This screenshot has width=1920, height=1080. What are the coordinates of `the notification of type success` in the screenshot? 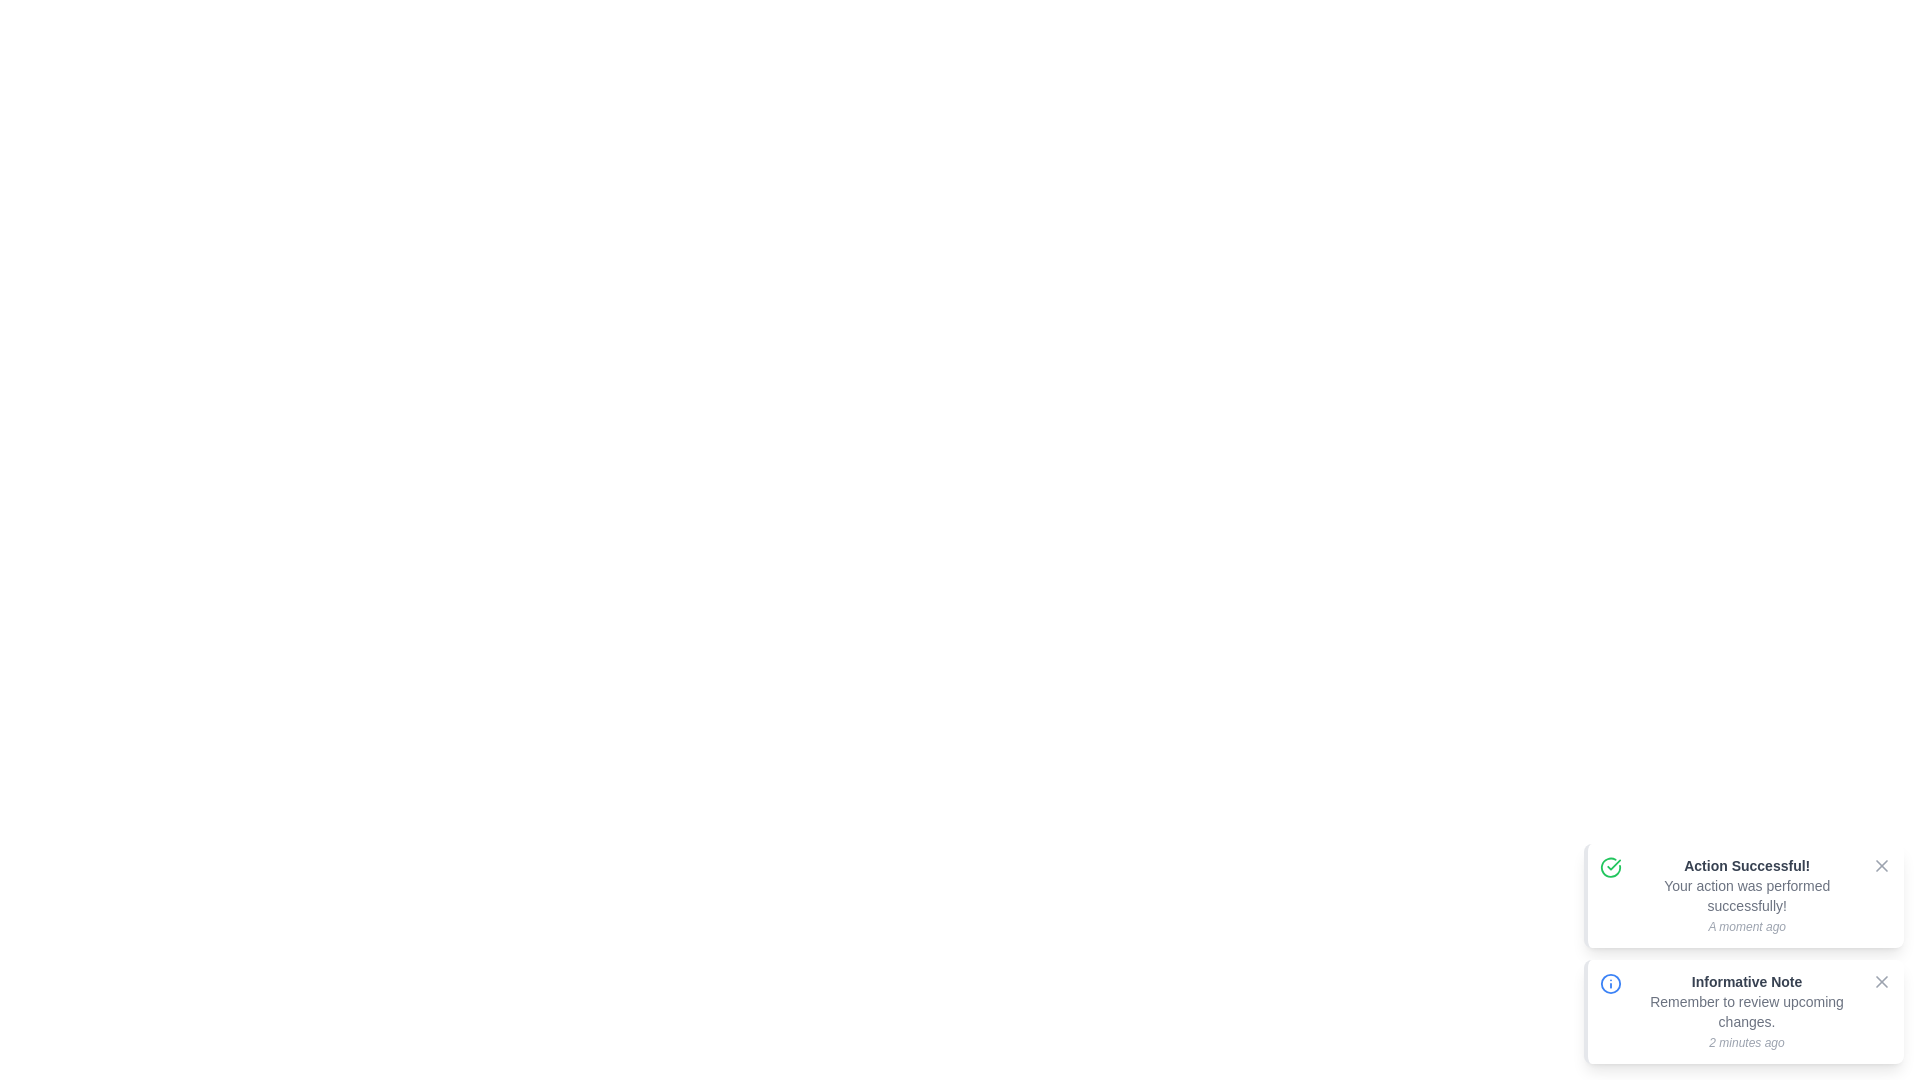 It's located at (1611, 866).